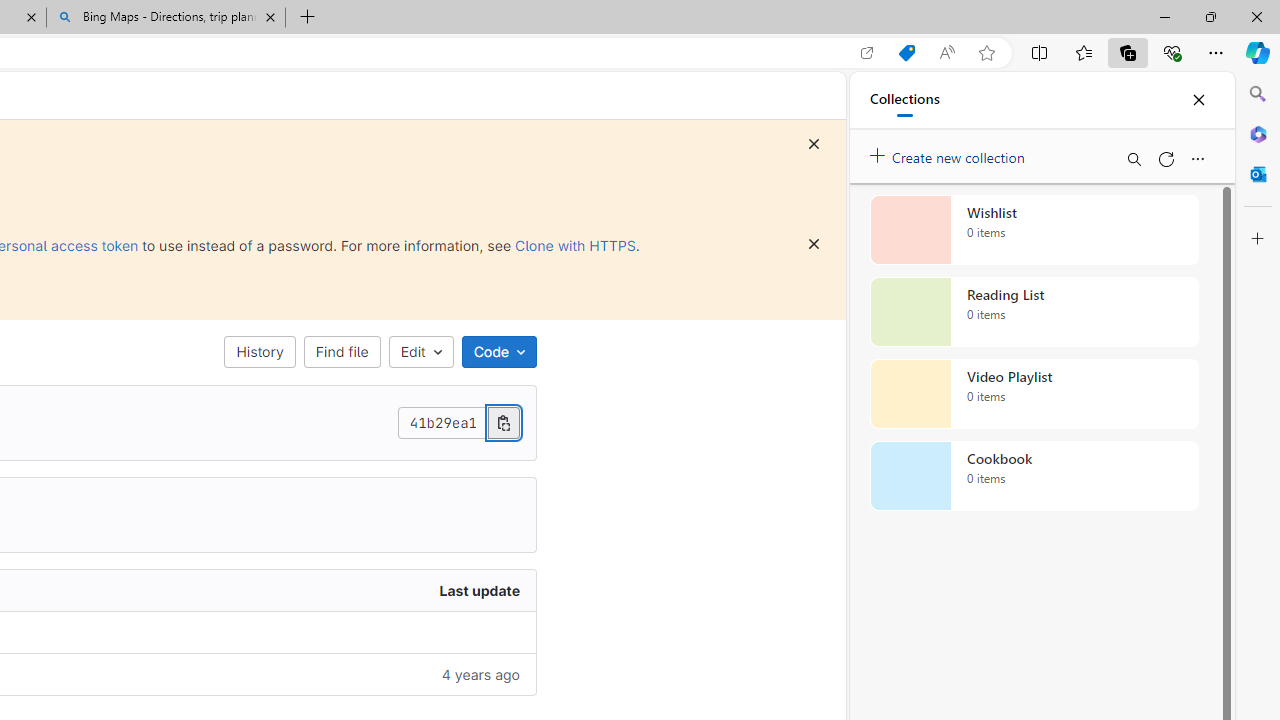 The image size is (1280, 720). I want to click on 'Dismiss', so click(814, 243).